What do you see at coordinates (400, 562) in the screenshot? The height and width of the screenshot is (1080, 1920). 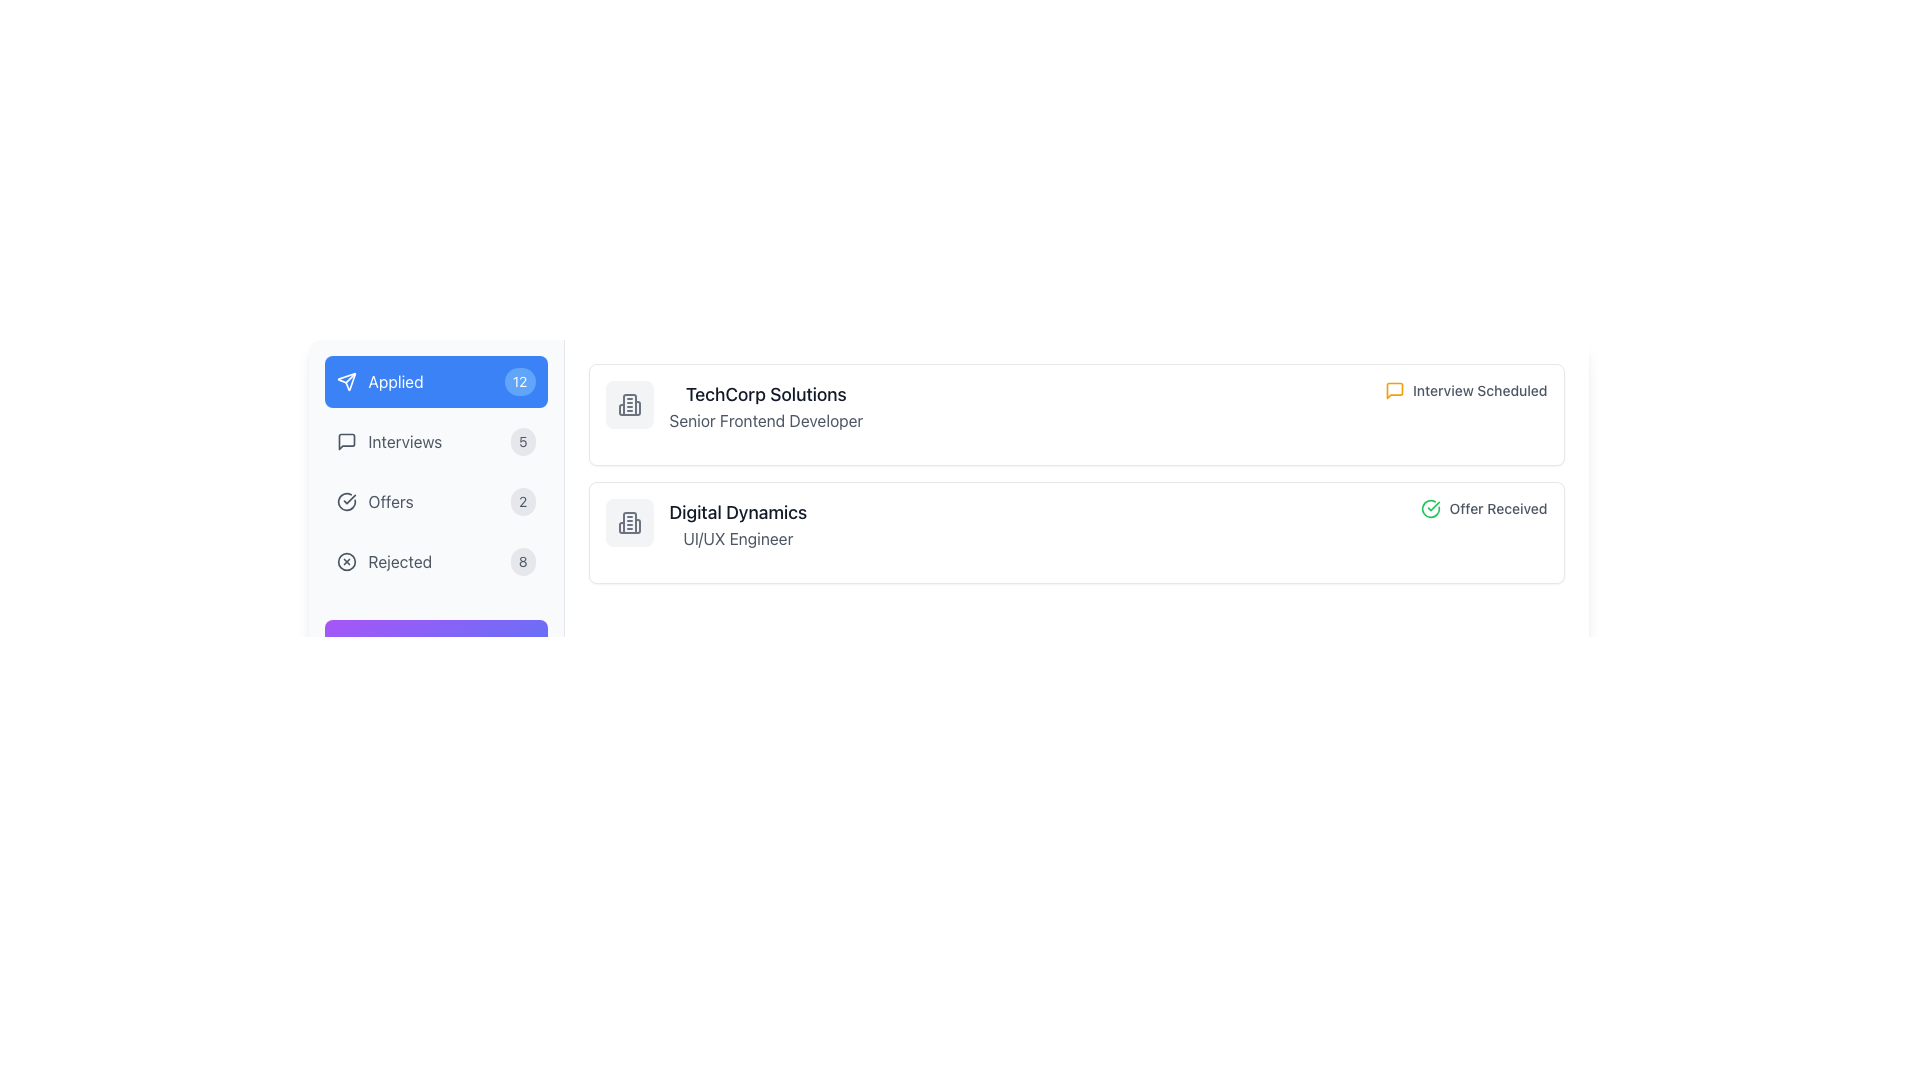 I see `text label indicating the 'Rejected' status located in the left sidebar, fourth option under 'Applied' and 'Offers'` at bounding box center [400, 562].